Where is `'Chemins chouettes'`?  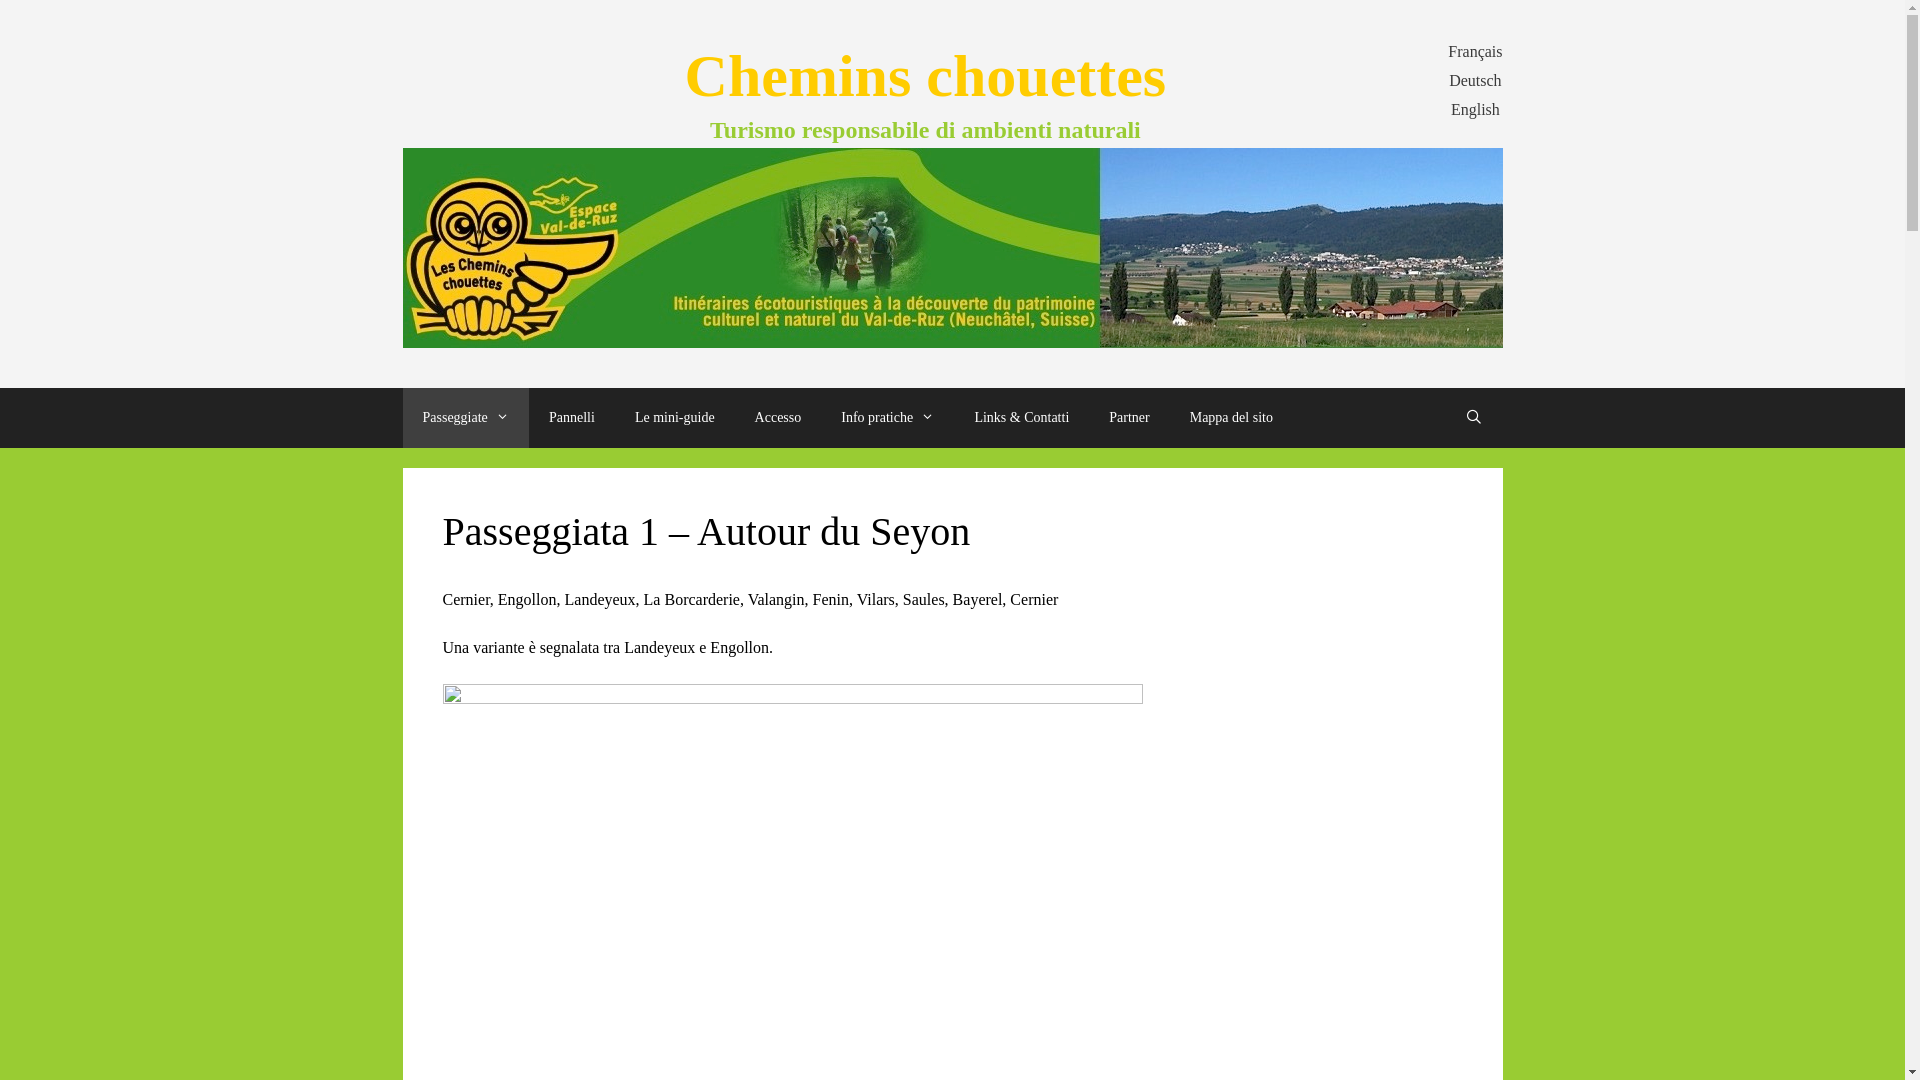 'Chemins chouettes' is located at coordinates (925, 75).